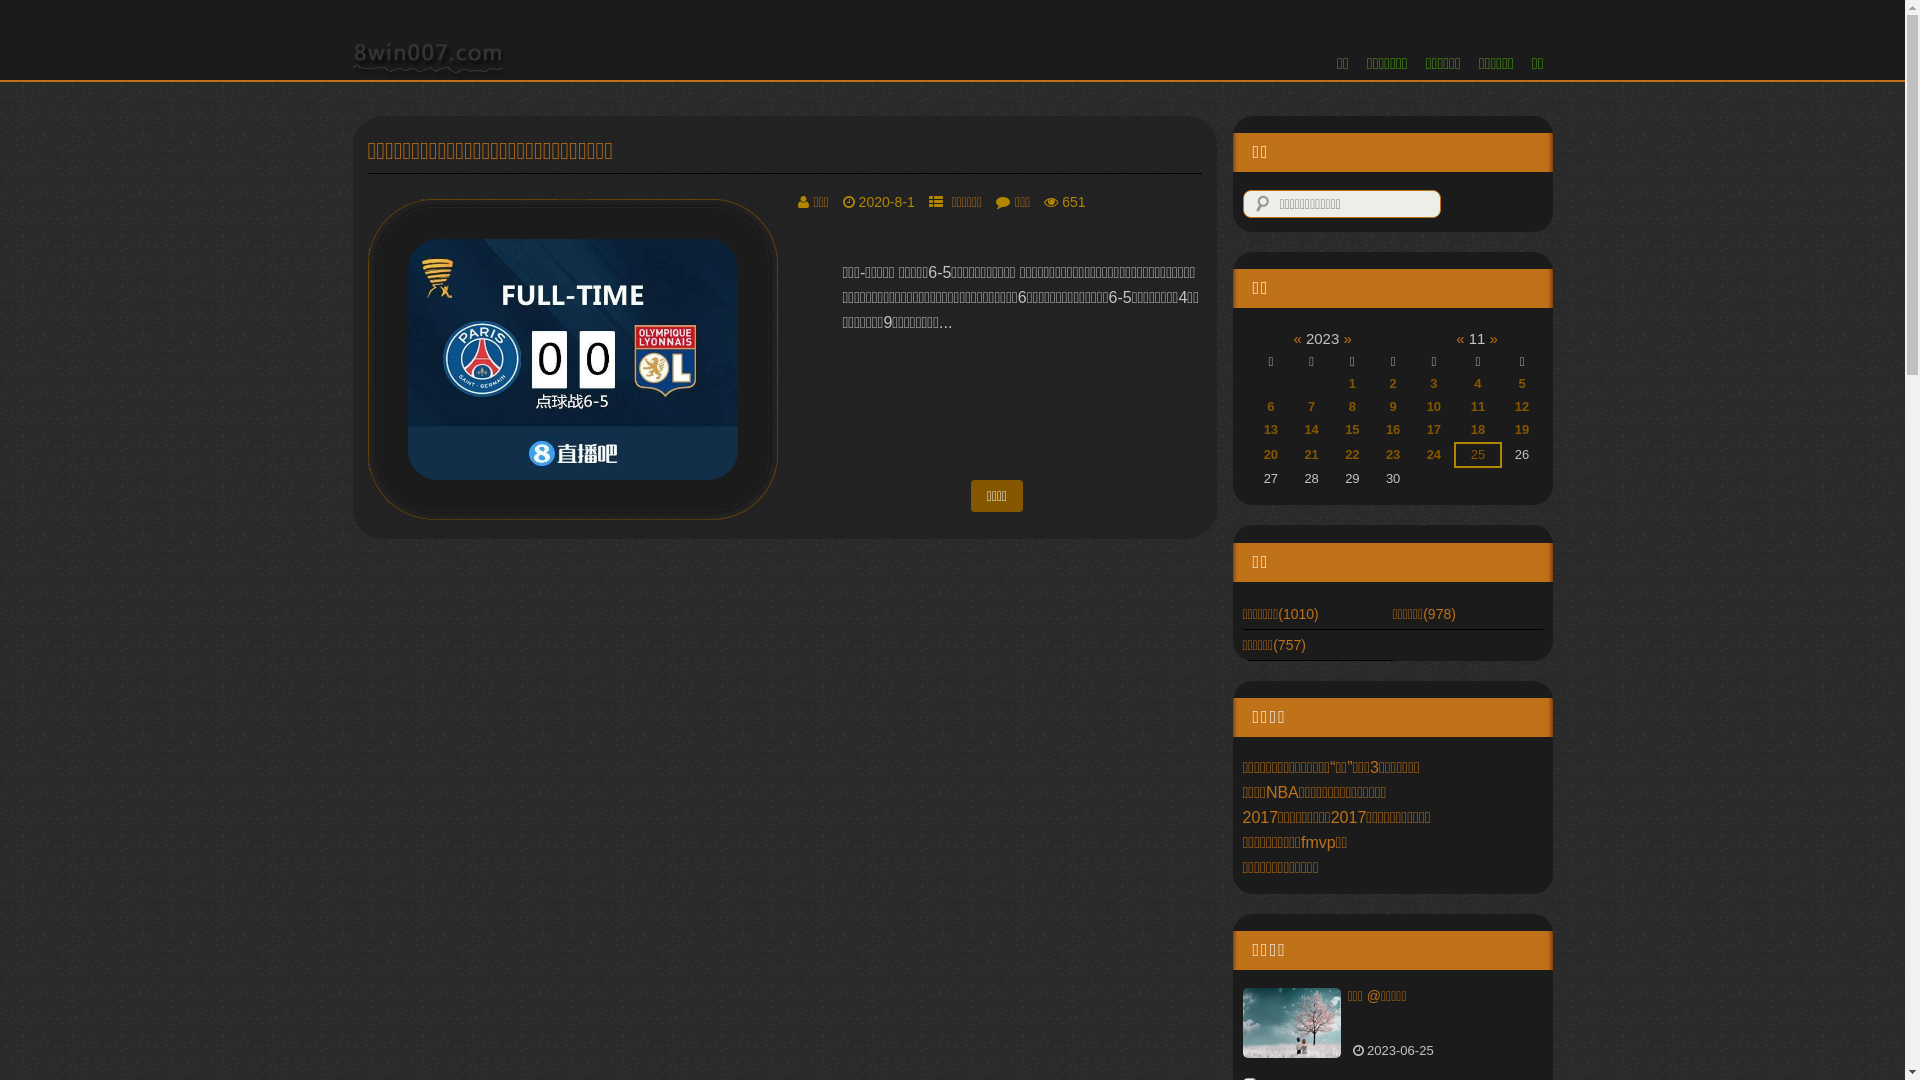  What do you see at coordinates (1470, 428) in the screenshot?
I see `'18'` at bounding box center [1470, 428].